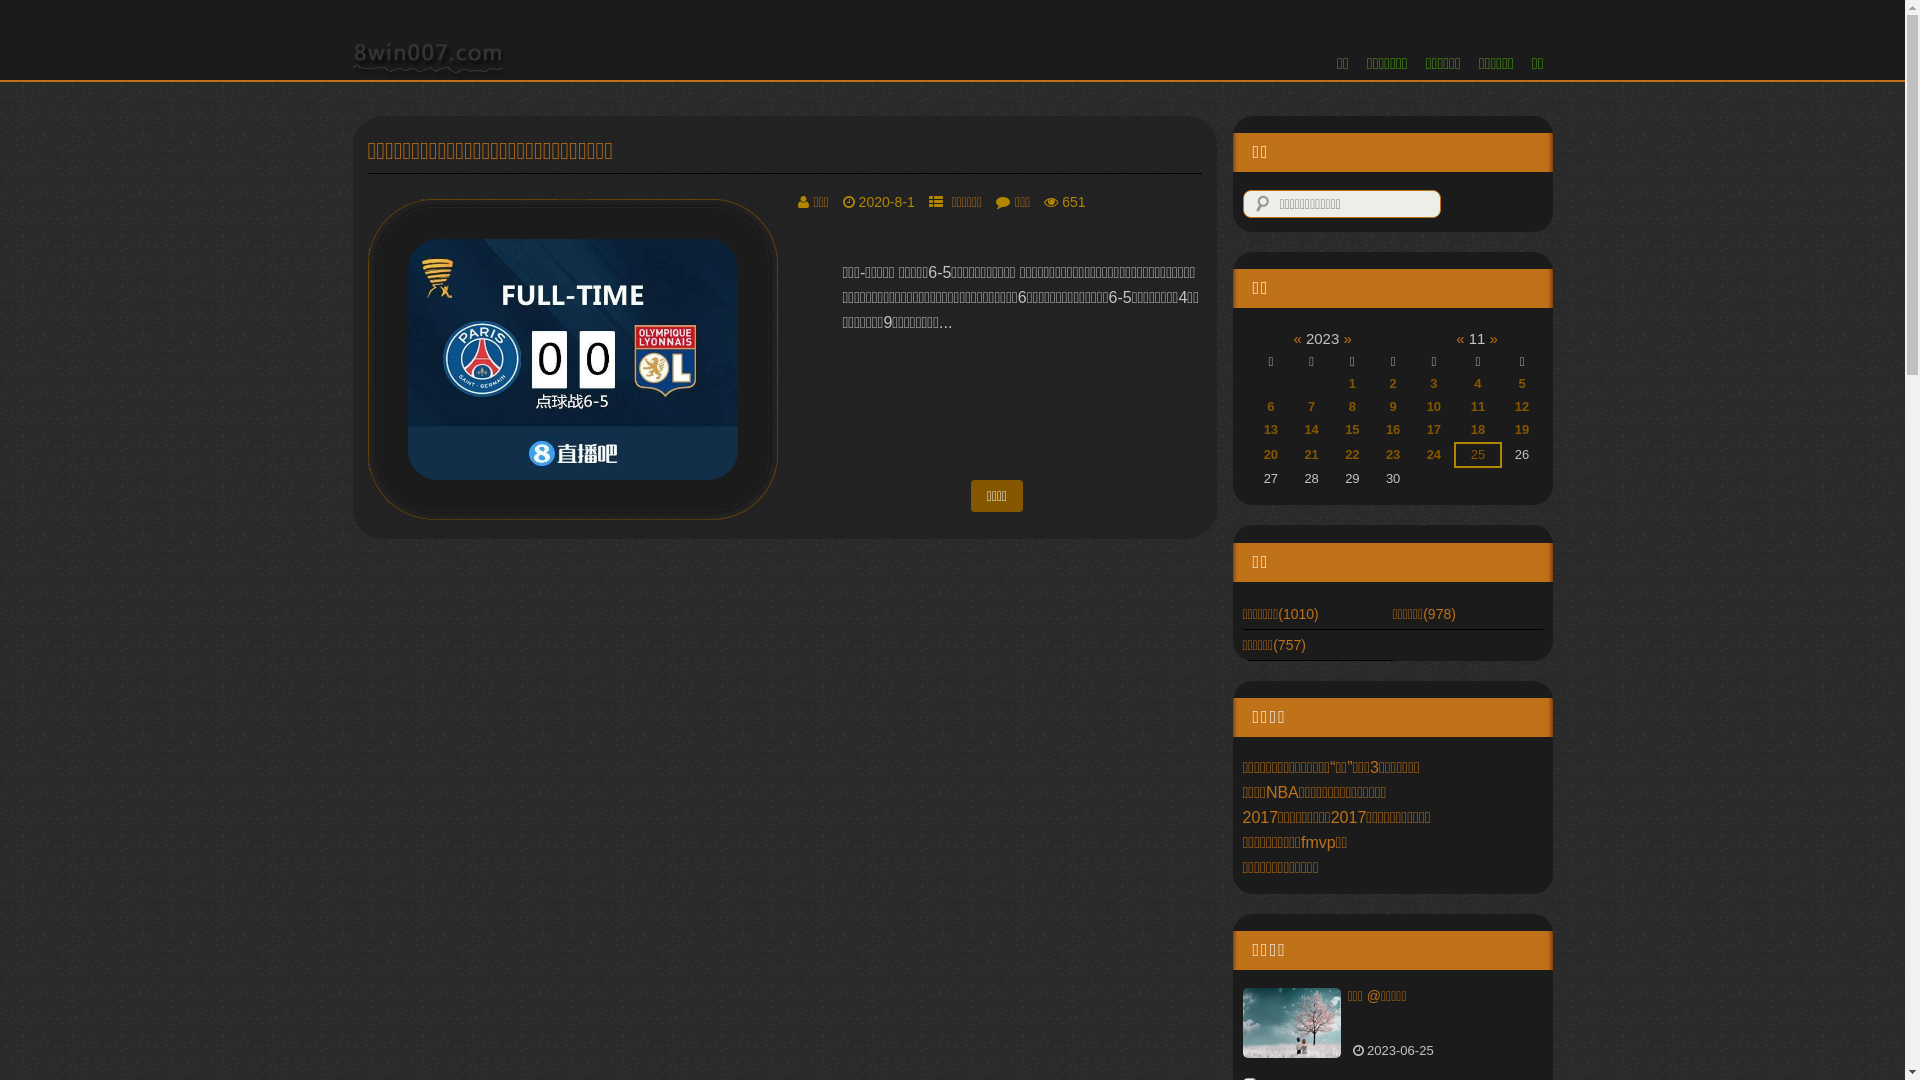  What do you see at coordinates (1470, 428) in the screenshot?
I see `'18'` at bounding box center [1470, 428].